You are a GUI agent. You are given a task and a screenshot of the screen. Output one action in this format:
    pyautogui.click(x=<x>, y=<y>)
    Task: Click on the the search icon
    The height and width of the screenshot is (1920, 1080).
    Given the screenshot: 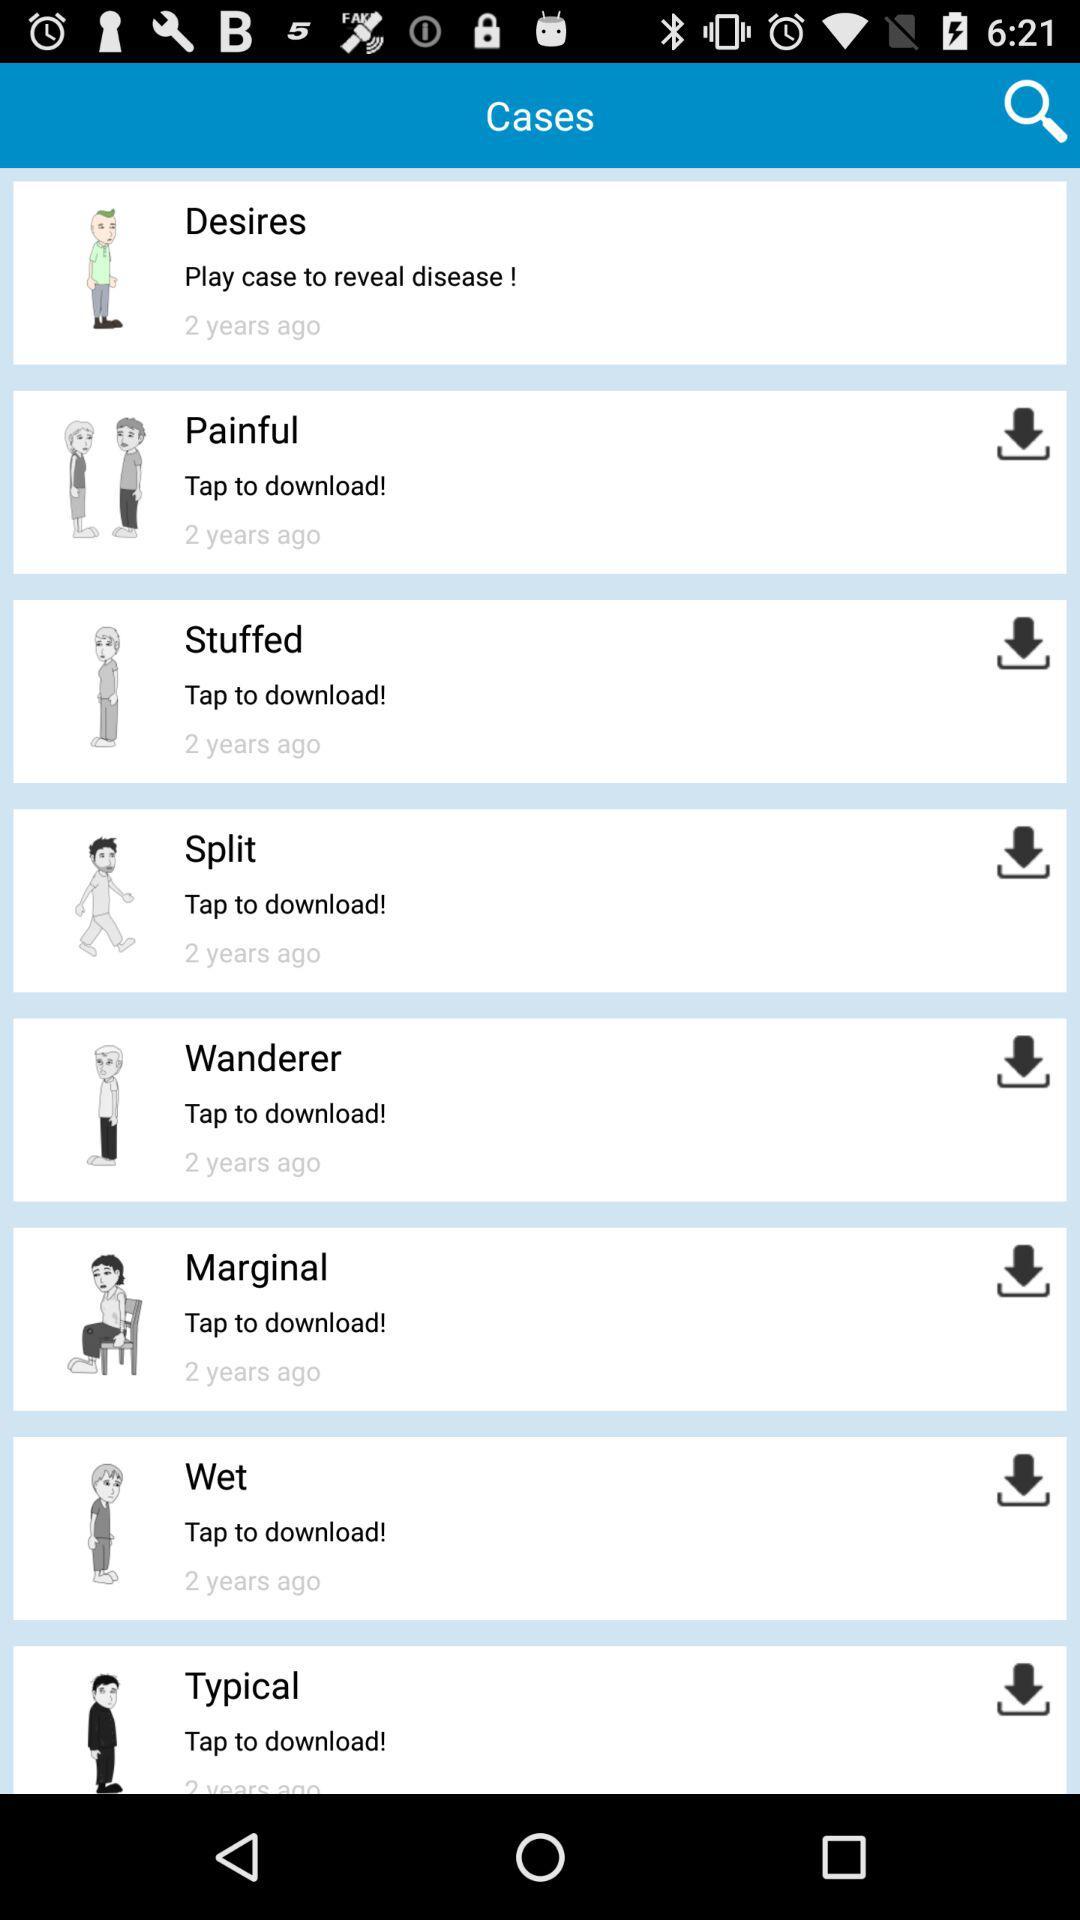 What is the action you would take?
    pyautogui.click(x=1035, y=117)
    